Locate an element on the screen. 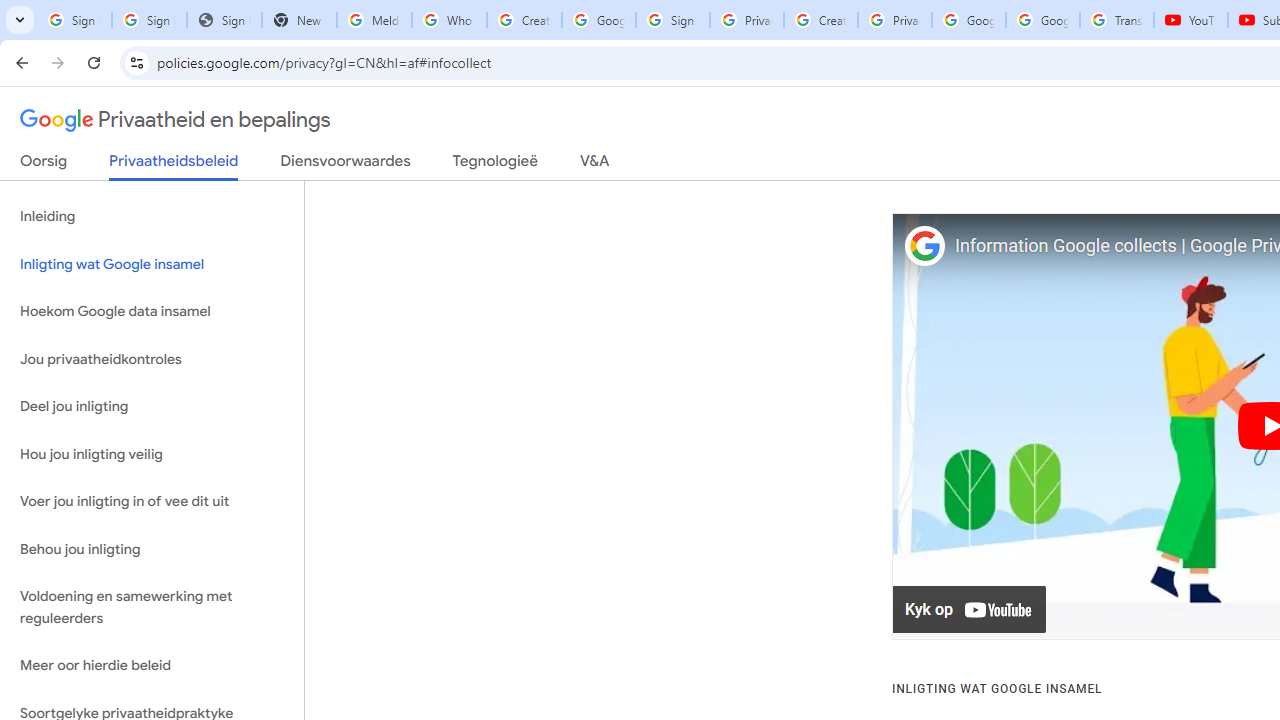 This screenshot has height=720, width=1280. 'Voer jou inligting in of vee dit uit' is located at coordinates (151, 501).